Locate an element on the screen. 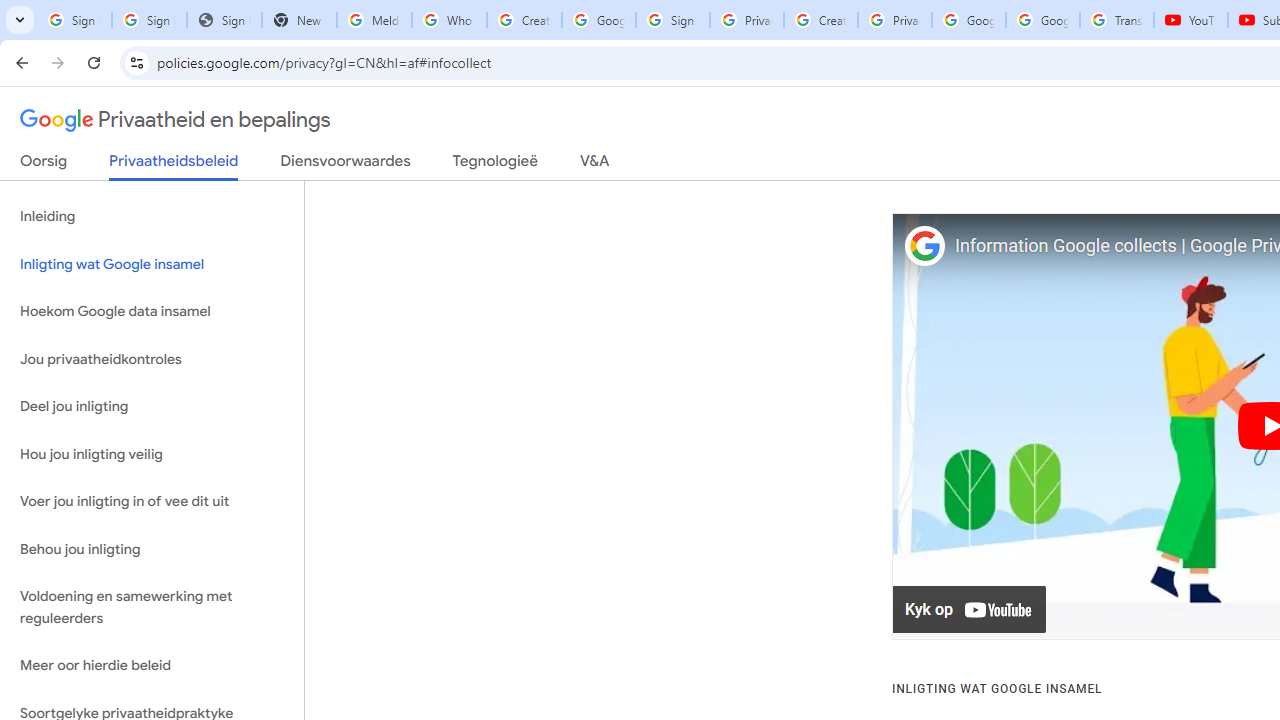 This screenshot has height=720, width=1280. 'Voer jou inligting in of vee dit uit' is located at coordinates (151, 501).